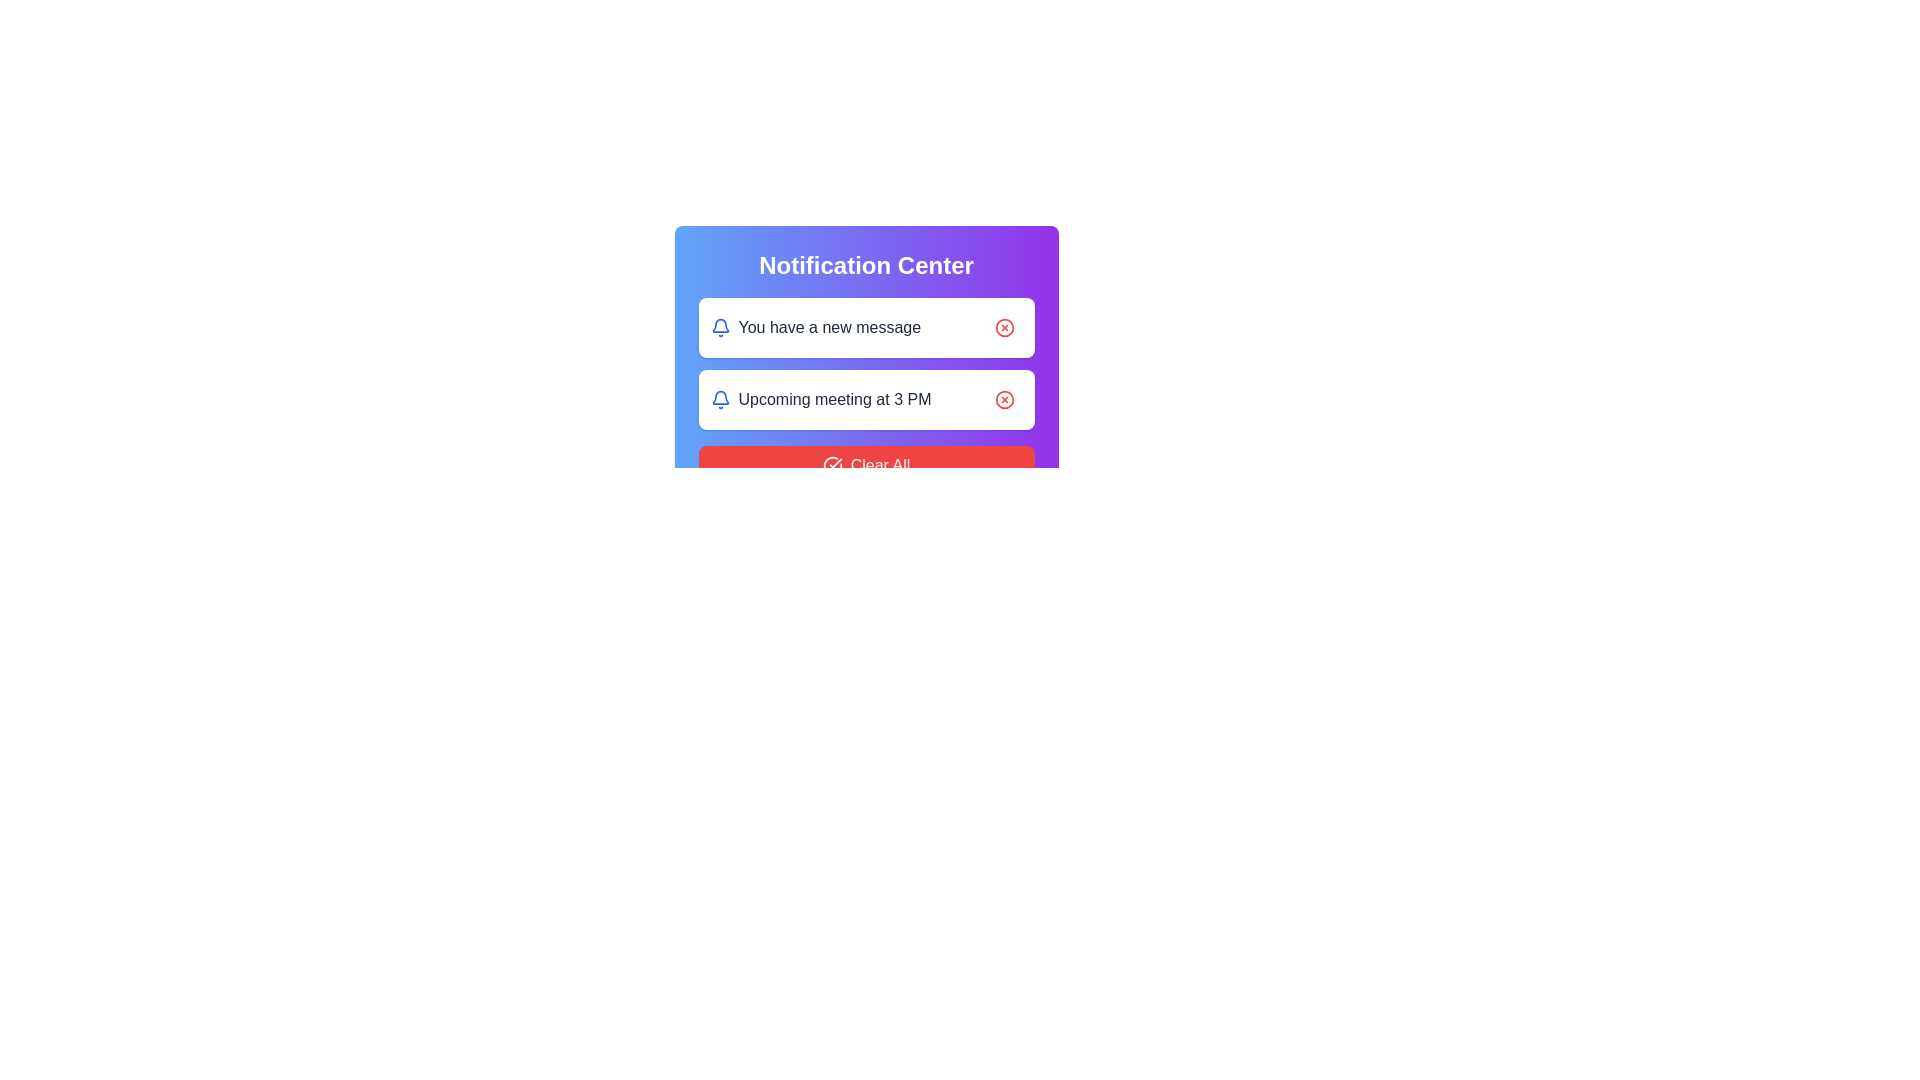 Image resolution: width=1920 pixels, height=1080 pixels. Describe the element at coordinates (866, 265) in the screenshot. I see `the 'Notification Center' text, which is a bold and prominent title at the top of the panel, styled with a large, semi-bold font and set against a gradient background from blue to purple` at that location.